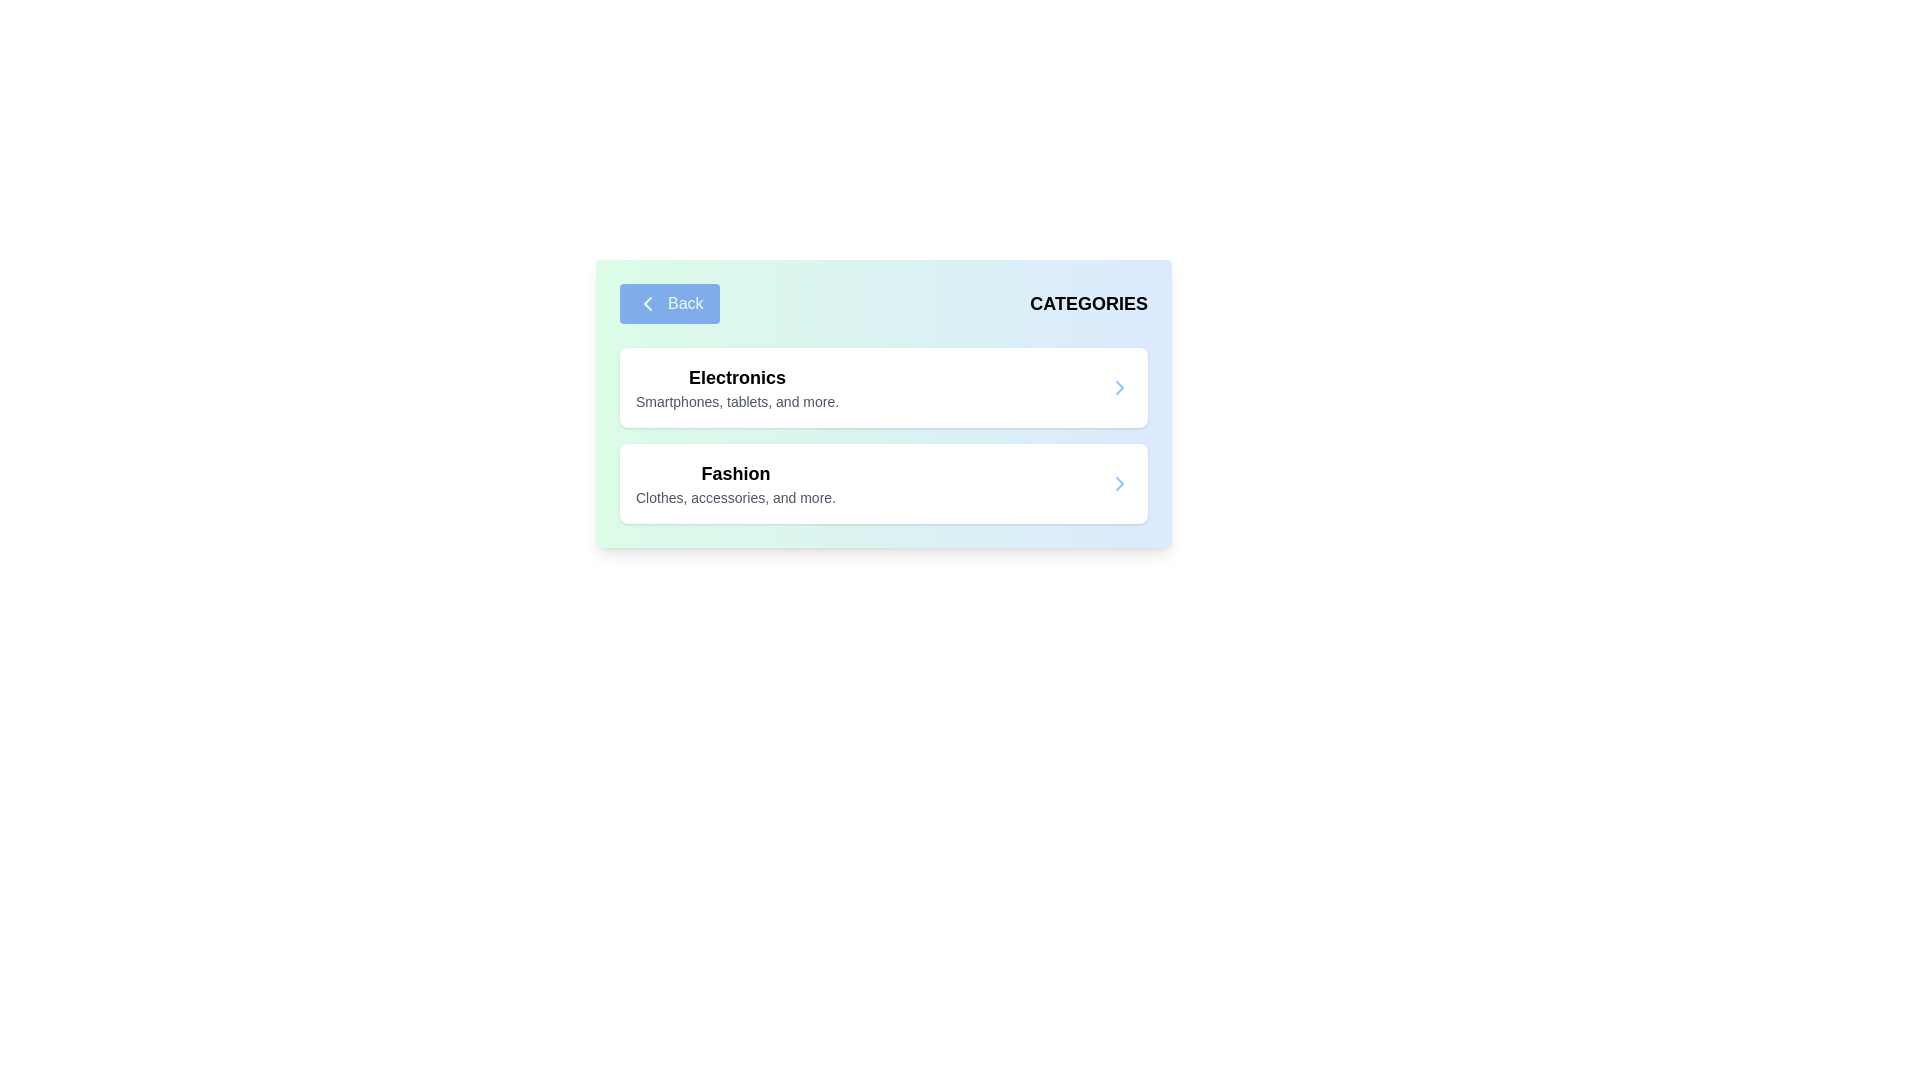 The width and height of the screenshot is (1920, 1080). Describe the element at coordinates (882, 483) in the screenshot. I see `the second card item in the vertical list of categories labeled 'Fashion'` at that location.